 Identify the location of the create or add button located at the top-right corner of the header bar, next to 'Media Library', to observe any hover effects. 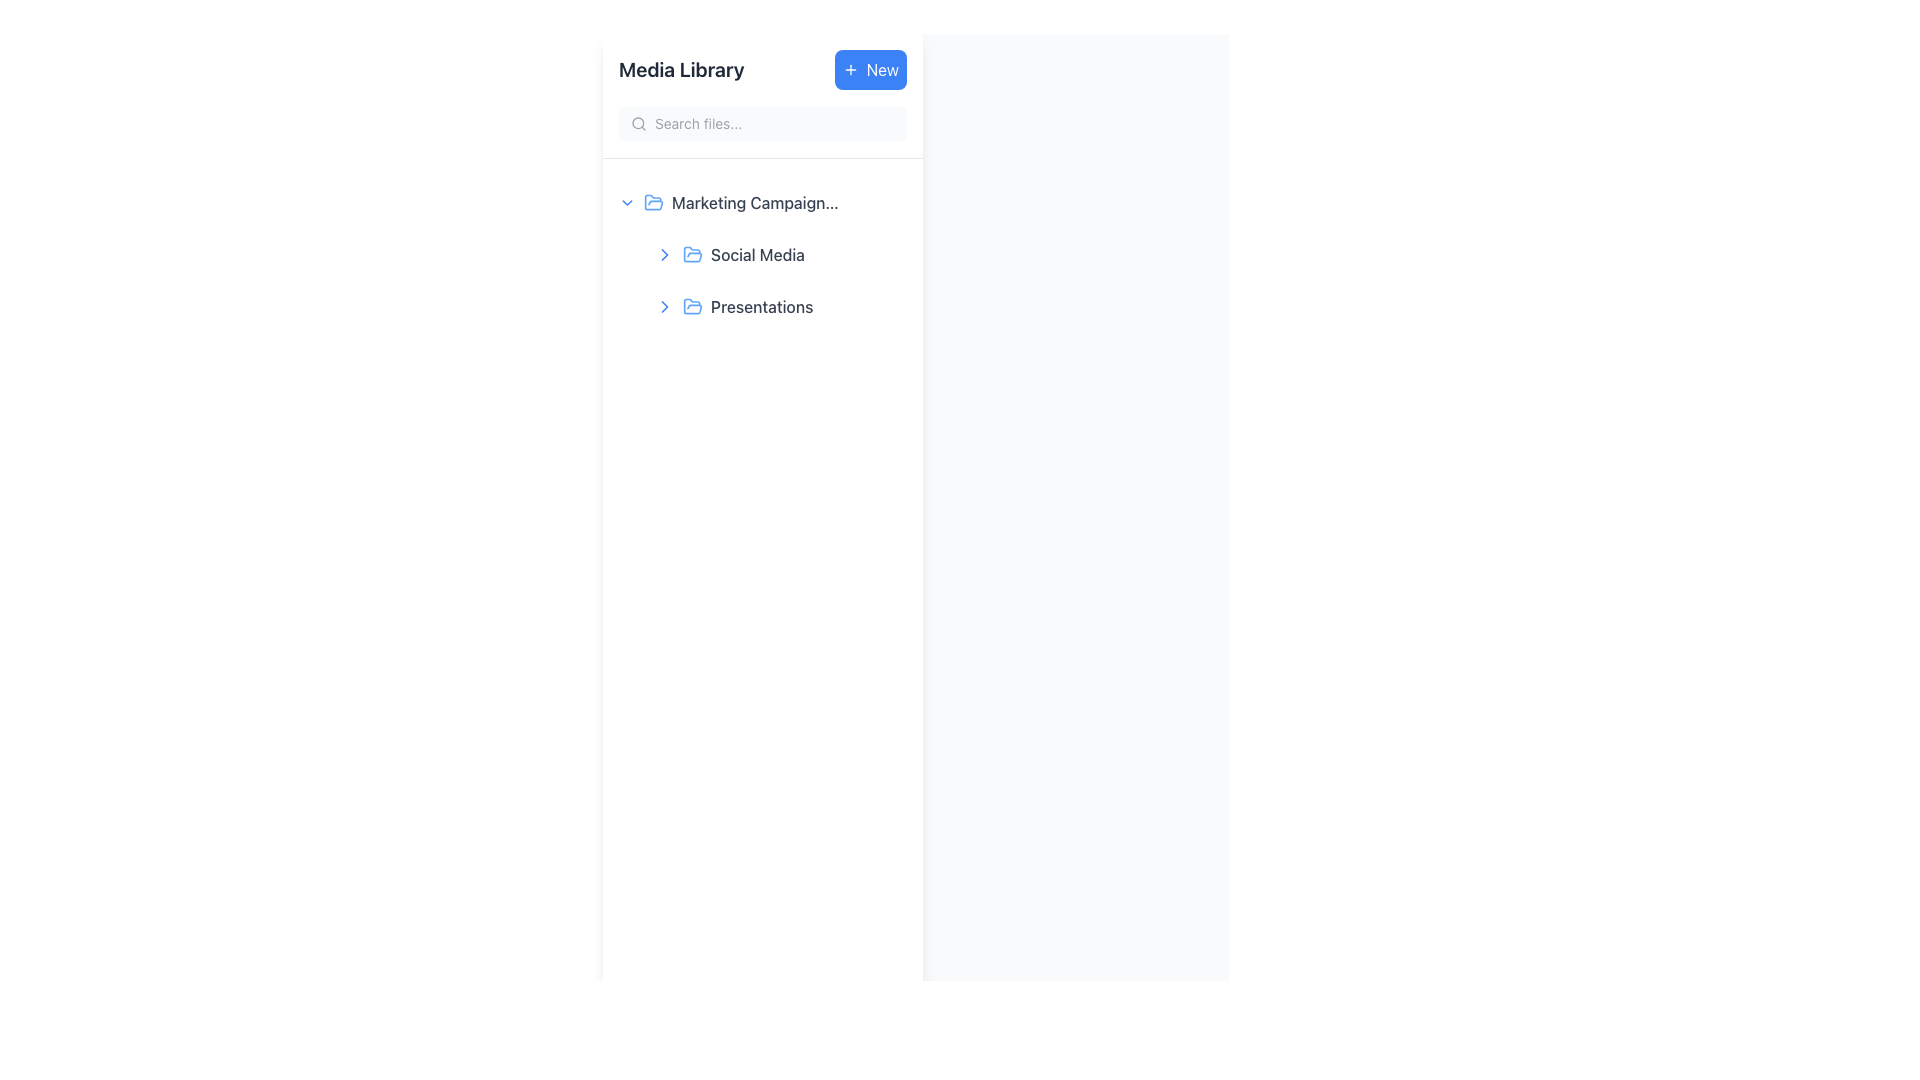
(870, 68).